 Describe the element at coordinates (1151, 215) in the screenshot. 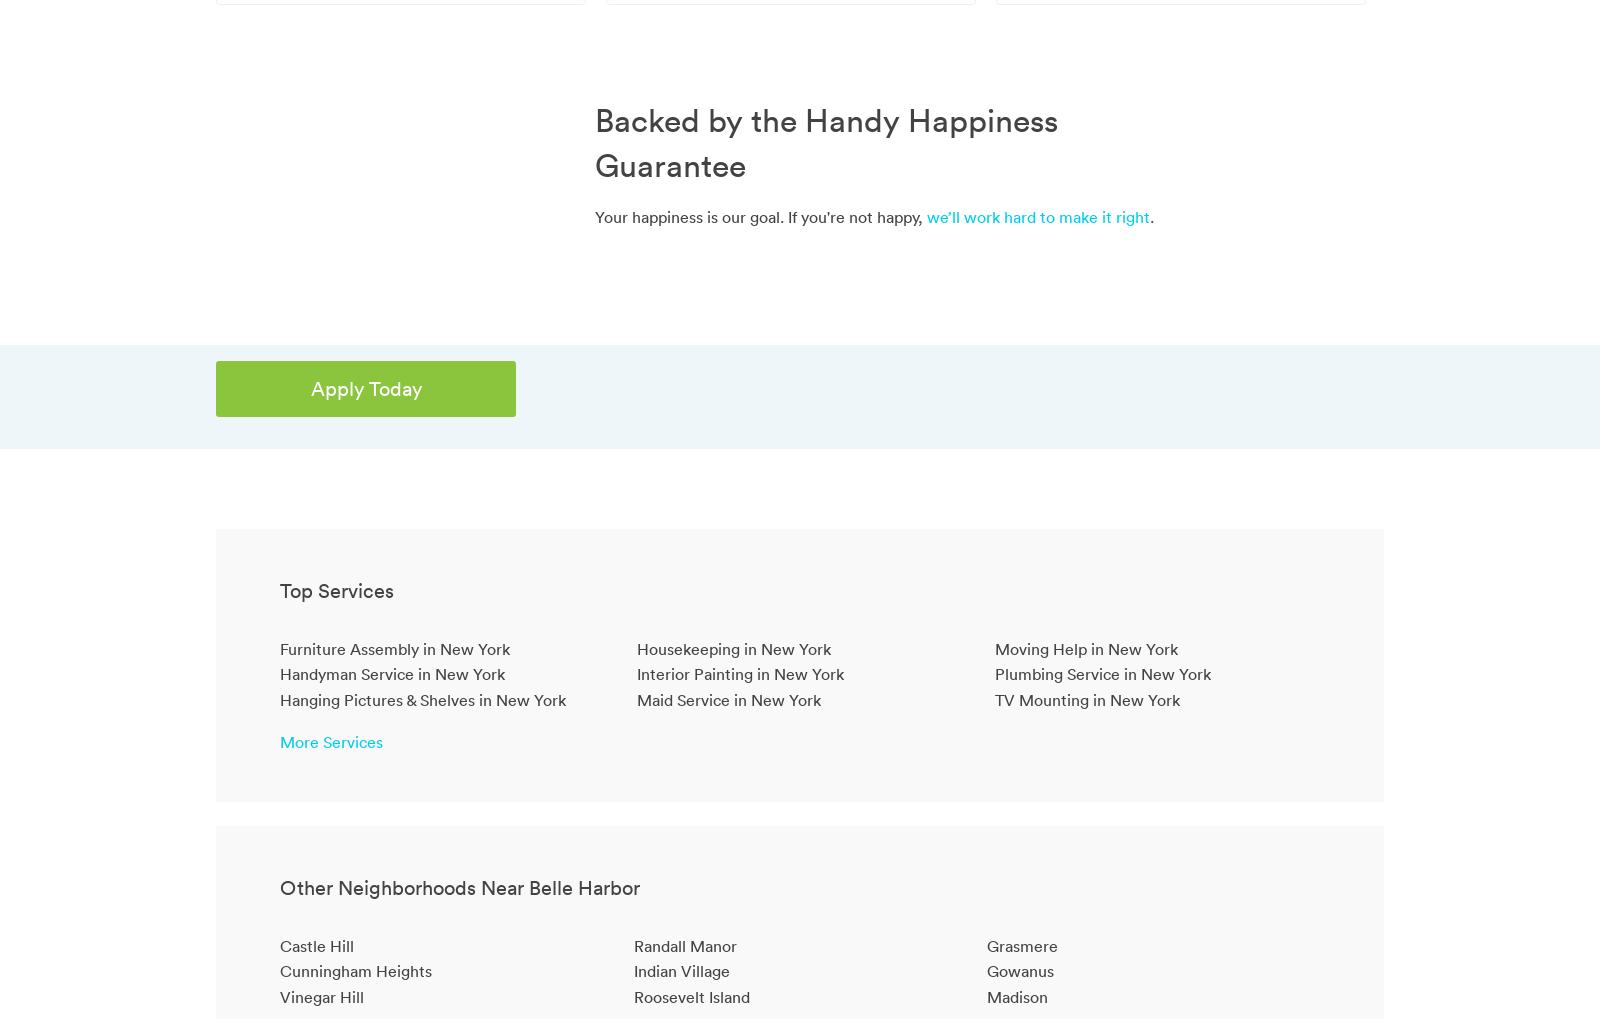

I see `'.'` at that location.